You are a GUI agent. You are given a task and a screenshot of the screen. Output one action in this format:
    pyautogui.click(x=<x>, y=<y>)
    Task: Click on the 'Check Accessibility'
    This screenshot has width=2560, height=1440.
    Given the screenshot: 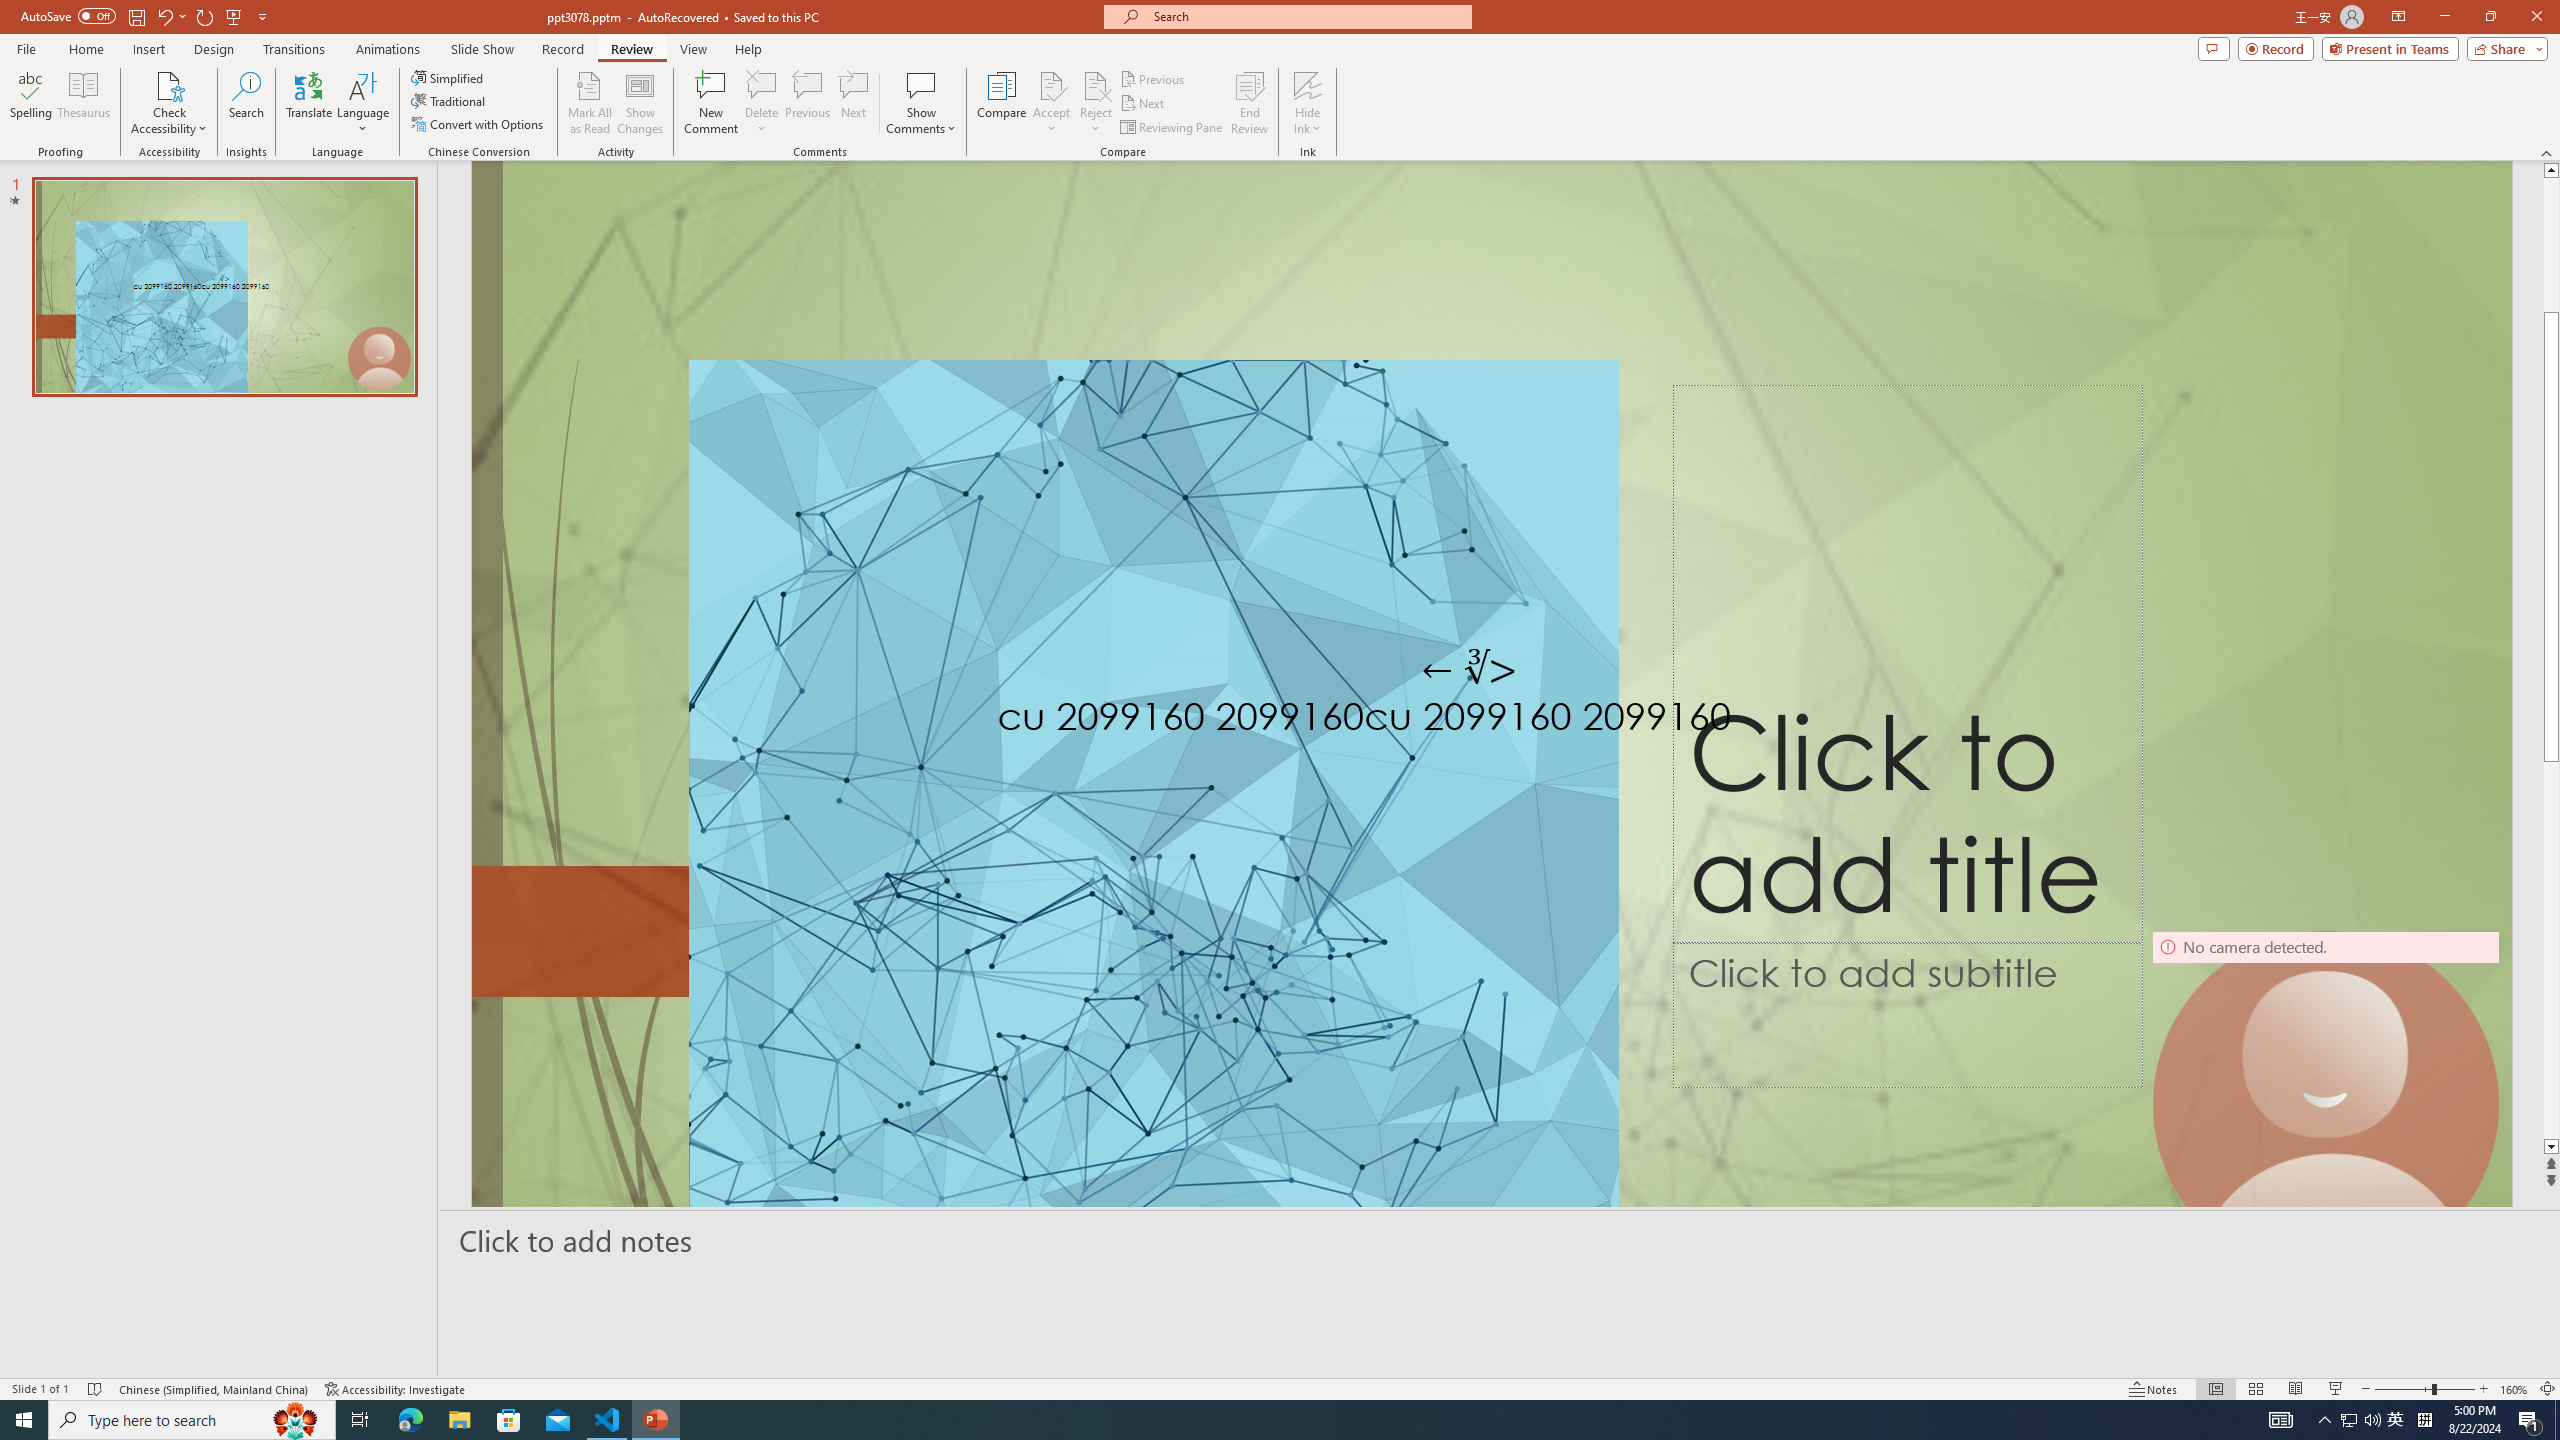 What is the action you would take?
    pyautogui.click(x=167, y=84)
    